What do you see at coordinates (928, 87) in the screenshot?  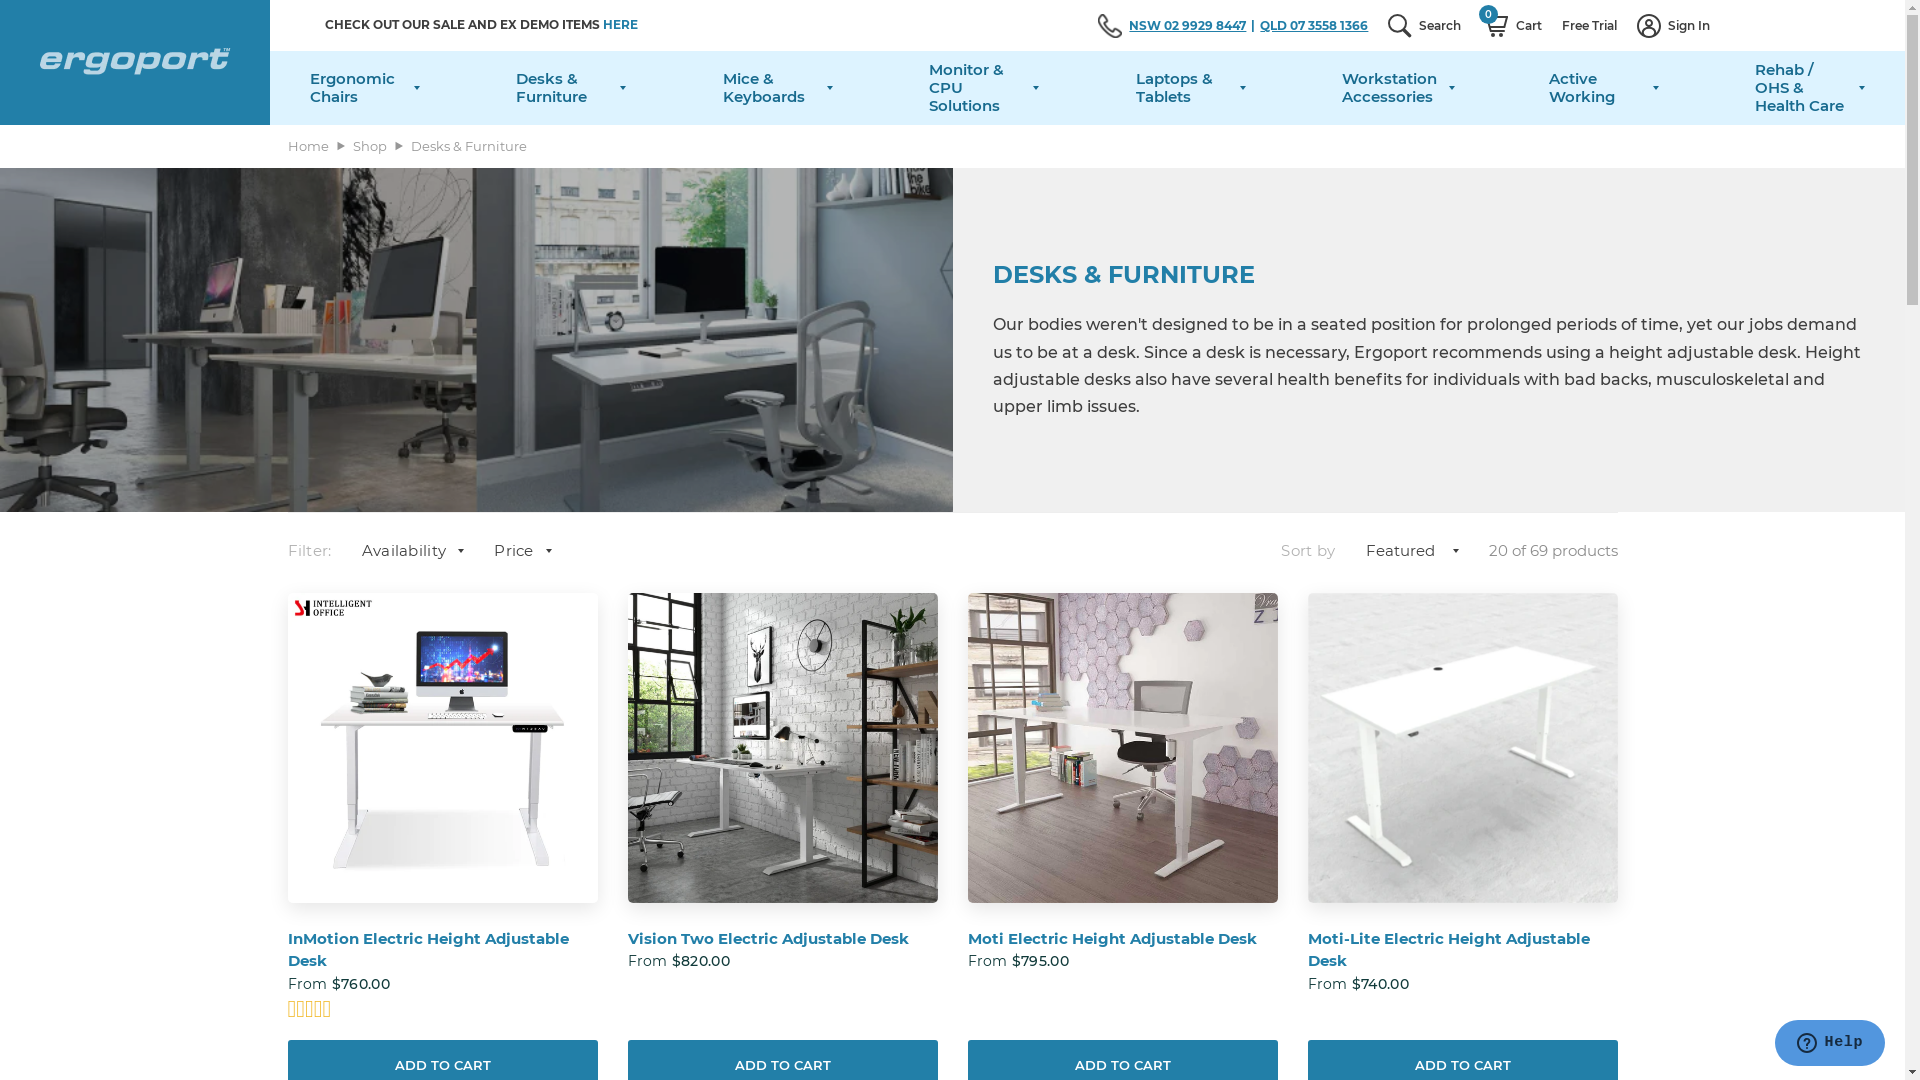 I see `'Monitor & CPU Solutions'` at bounding box center [928, 87].